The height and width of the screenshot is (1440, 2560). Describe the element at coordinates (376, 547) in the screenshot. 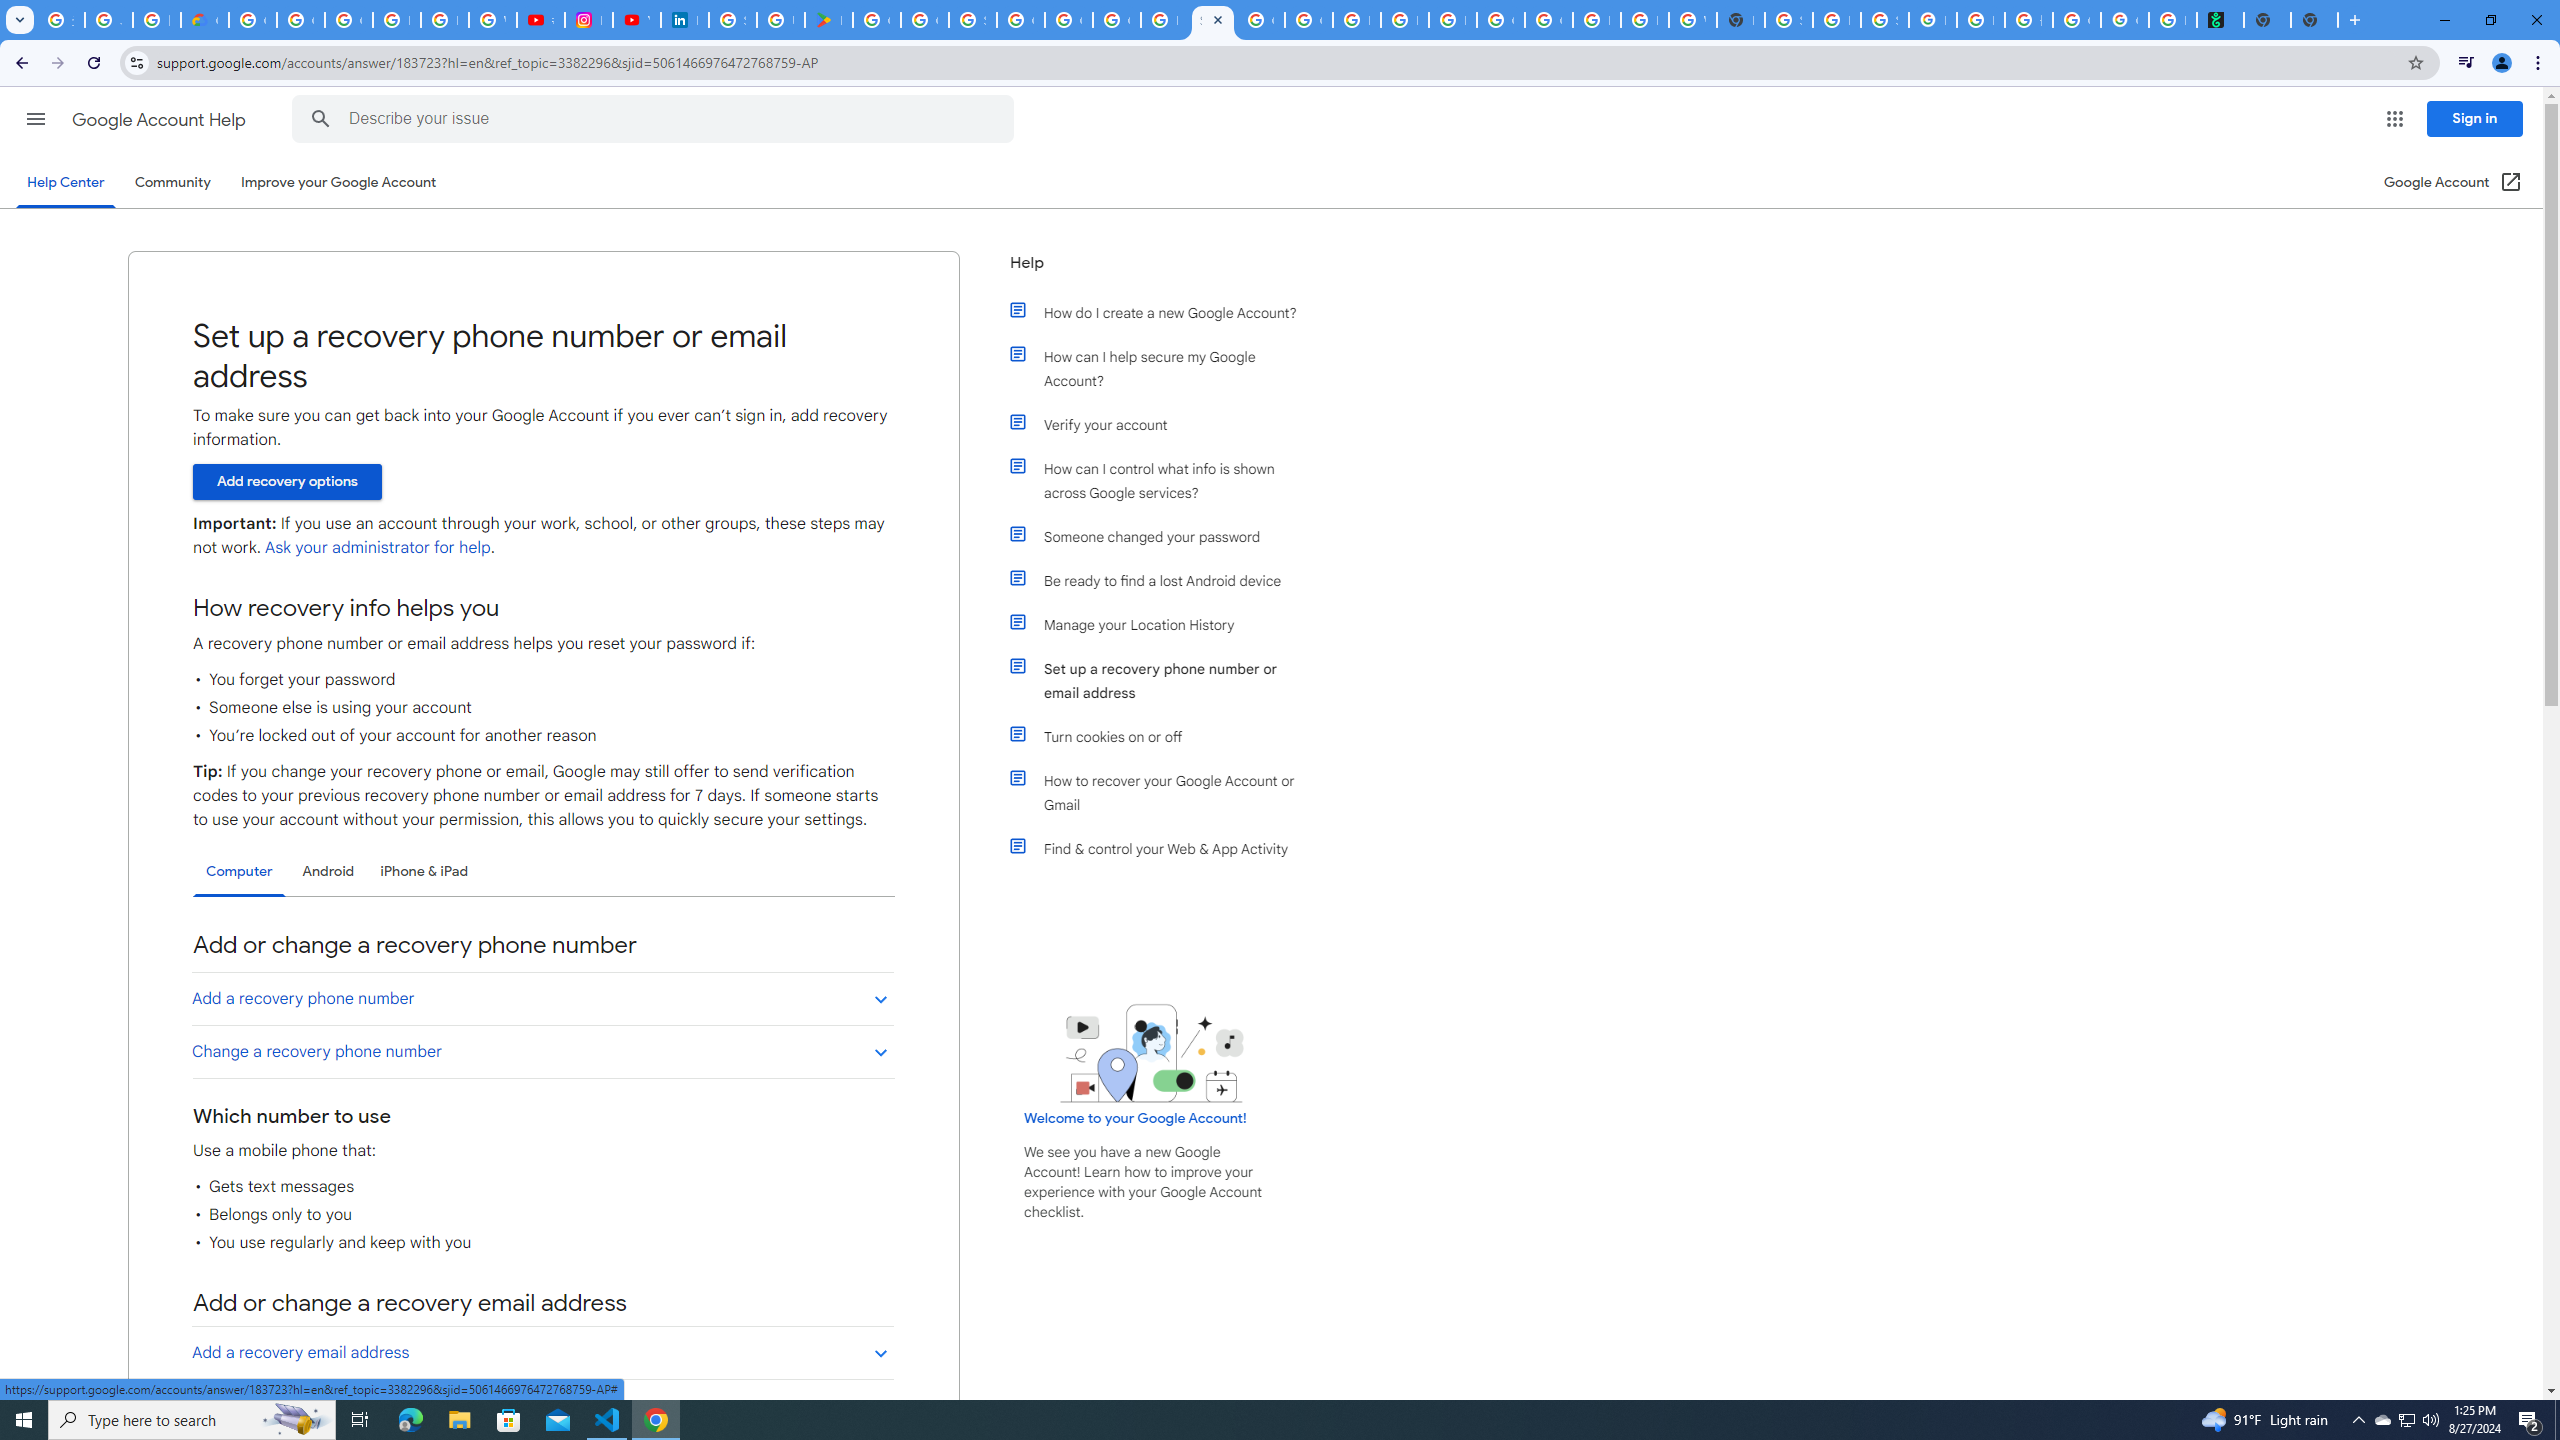

I see `'Ask your administrator for help'` at that location.